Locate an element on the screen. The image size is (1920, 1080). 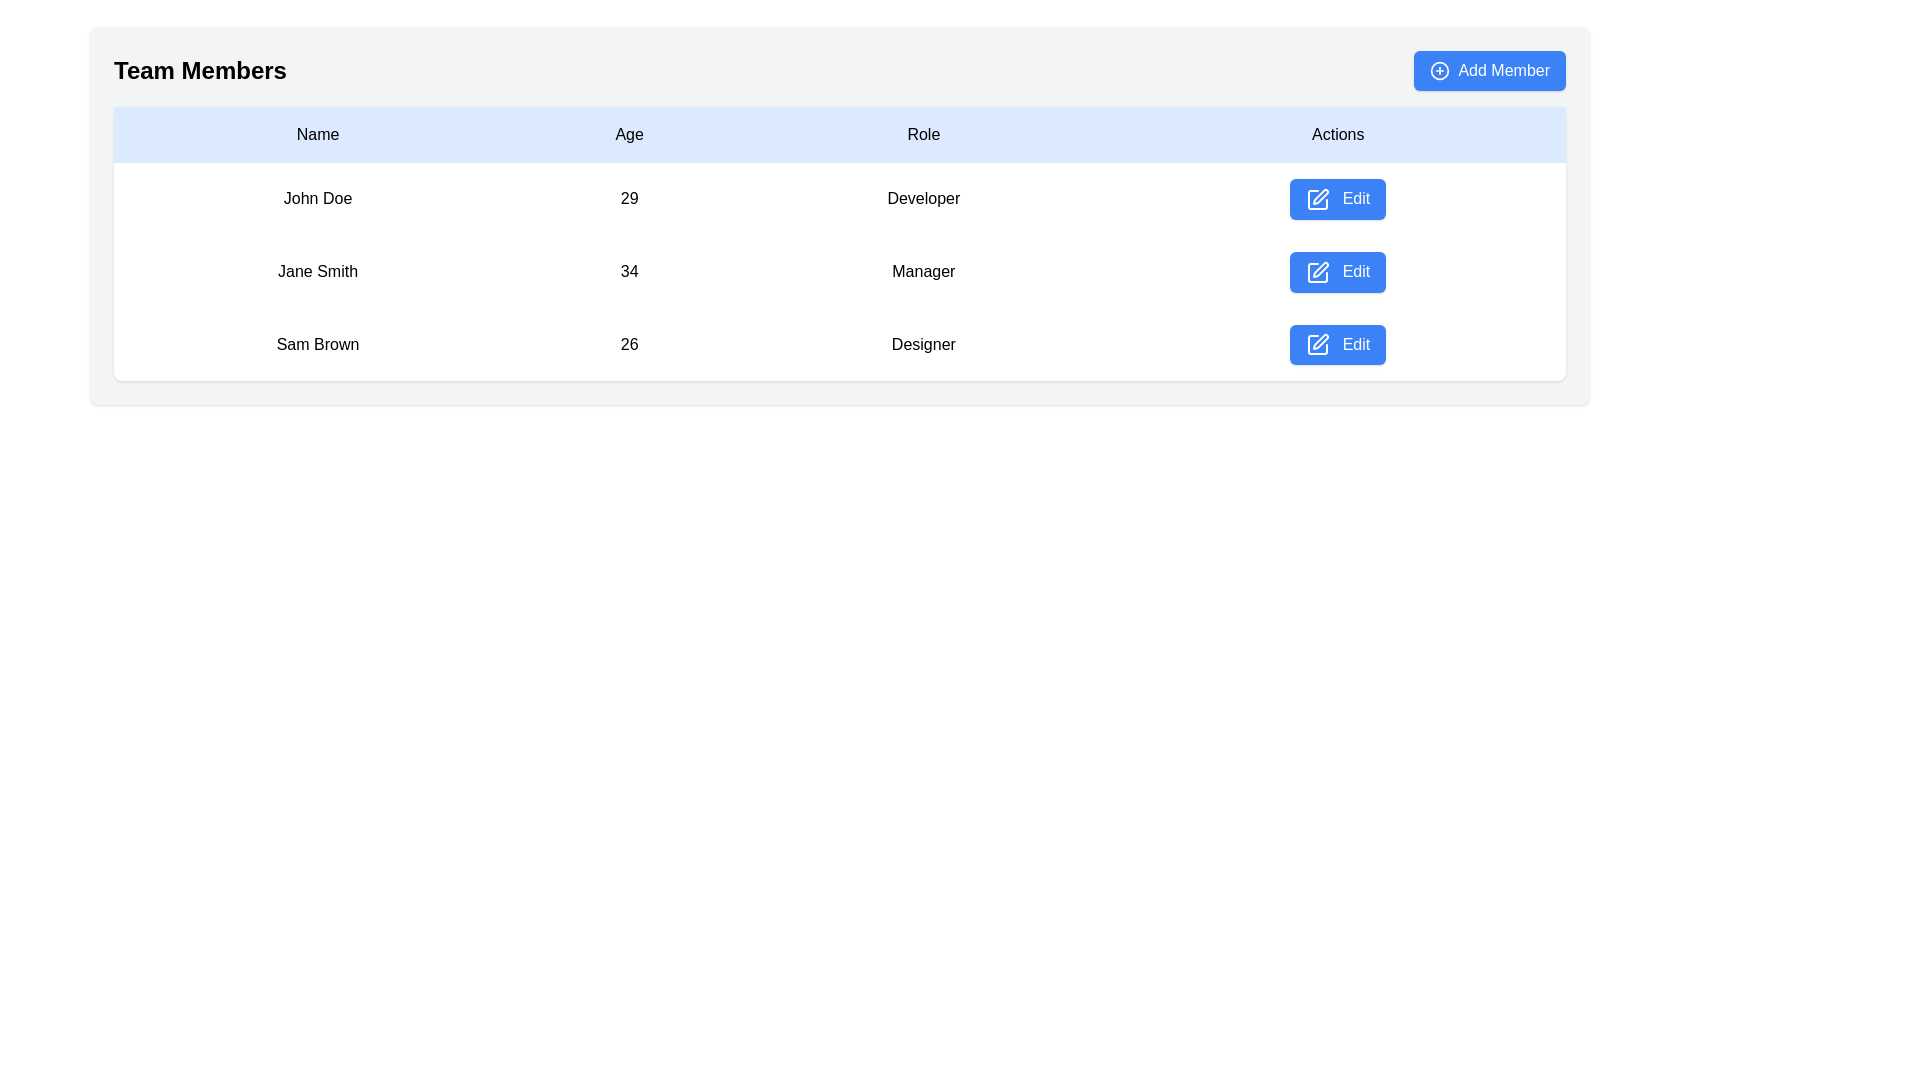
the text label displaying the age of 'Sam Brown' in the second column of the third row within the 'Team Members' section is located at coordinates (628, 343).